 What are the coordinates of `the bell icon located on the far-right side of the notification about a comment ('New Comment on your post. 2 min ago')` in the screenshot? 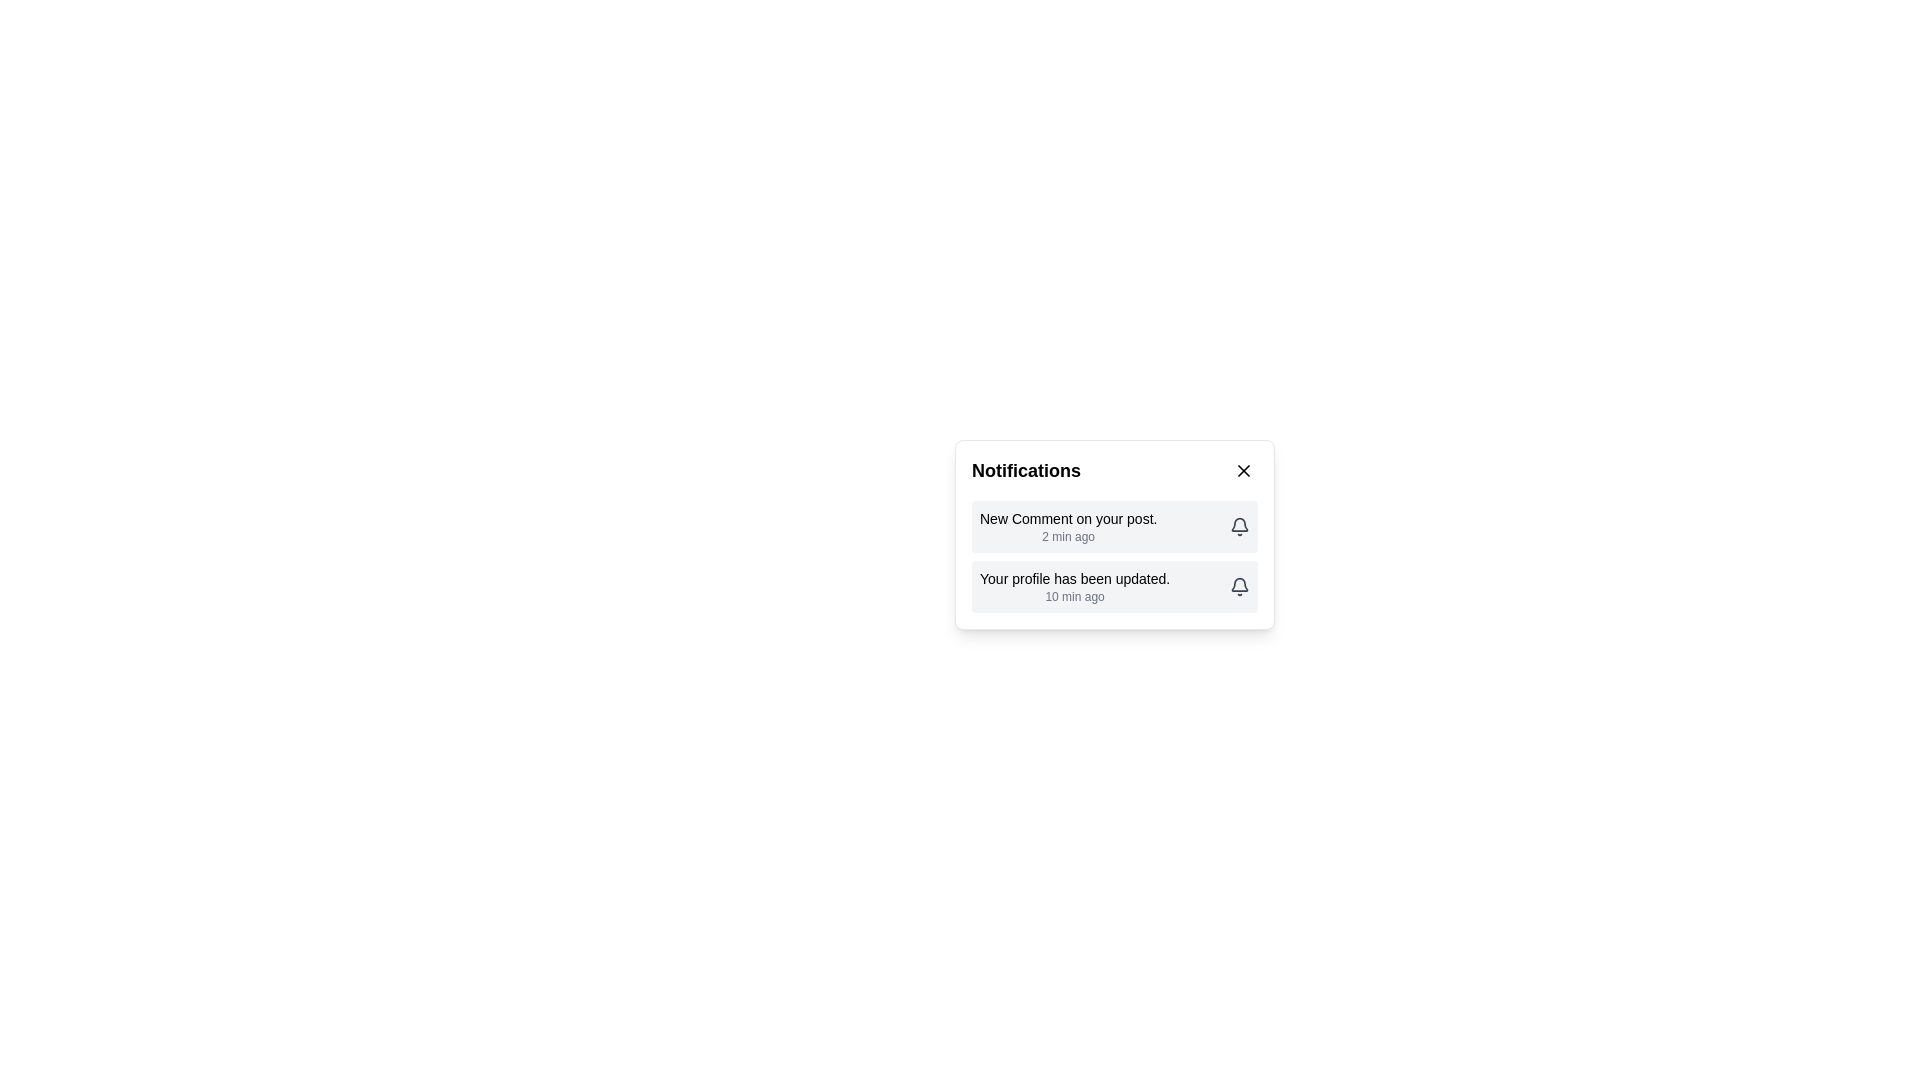 It's located at (1238, 526).